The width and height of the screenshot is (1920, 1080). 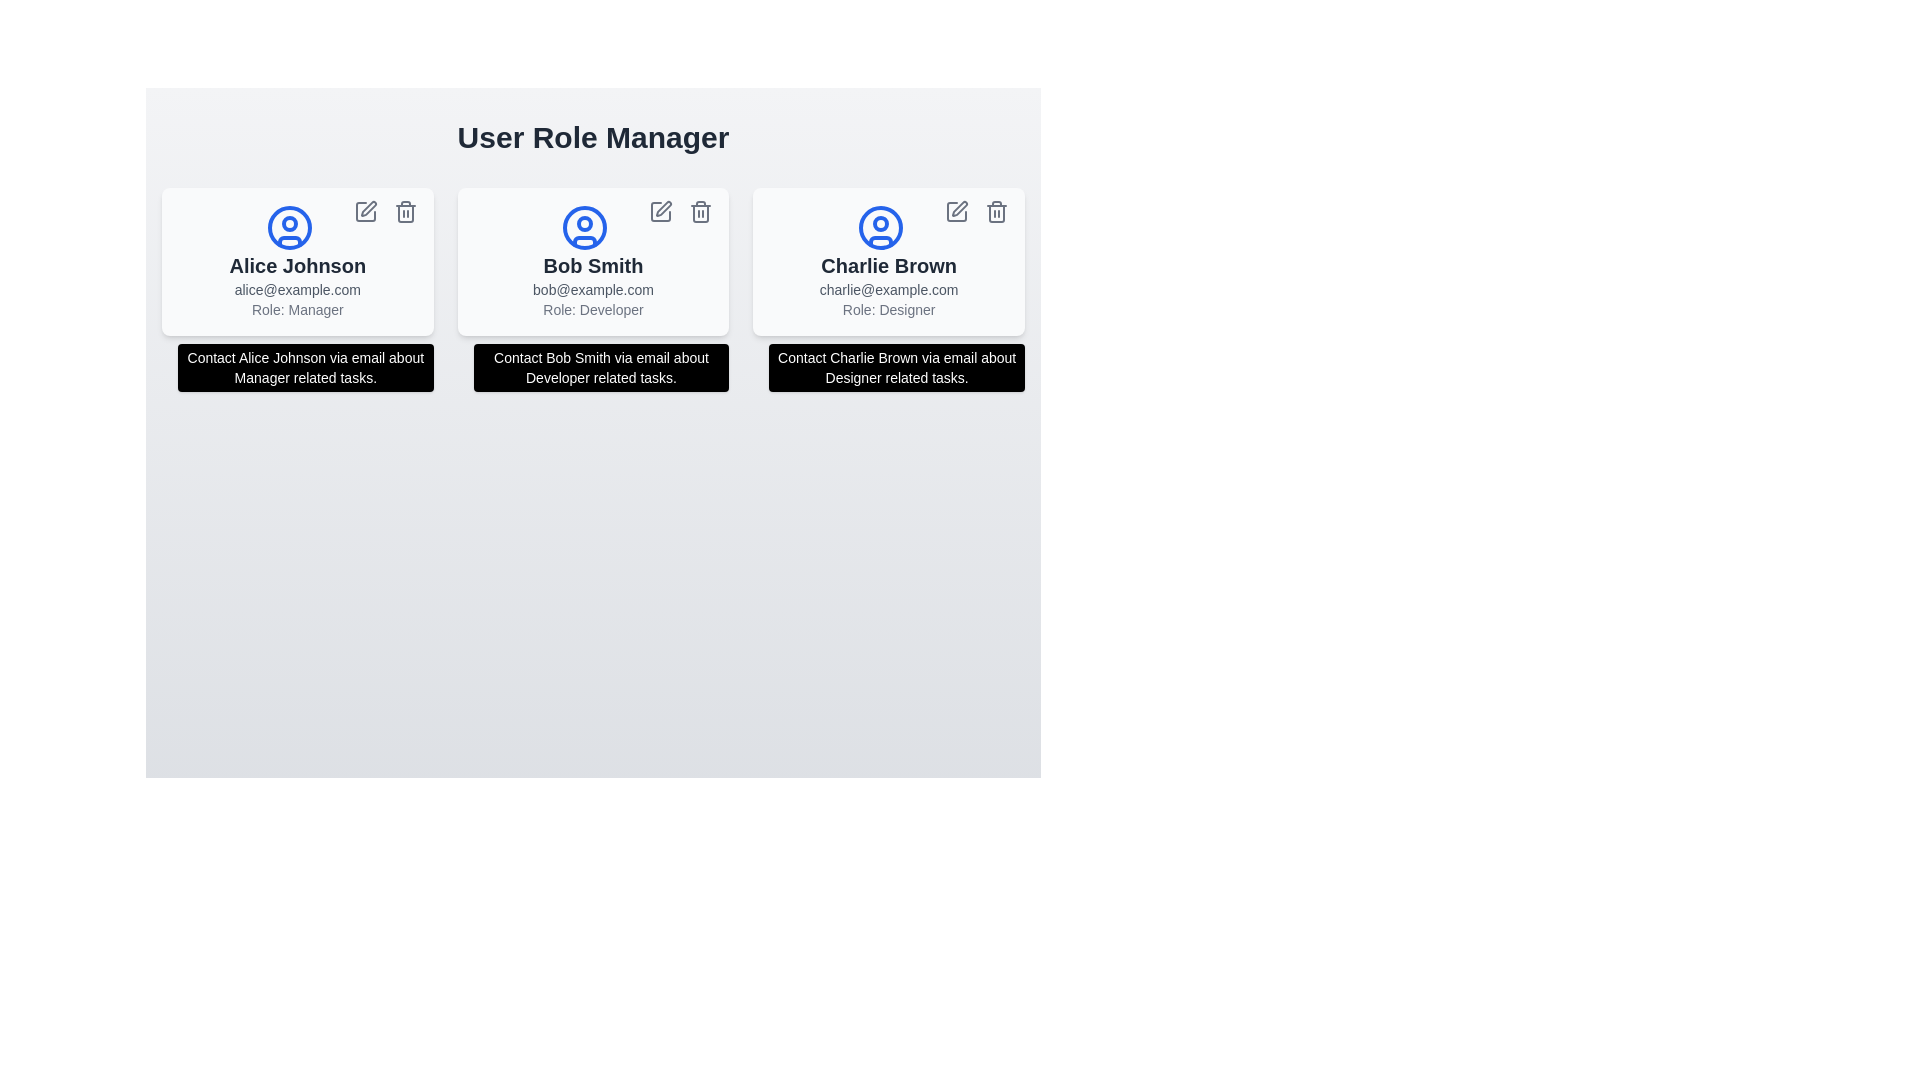 I want to click on the curved U-like line segment at the bottom of the profile icon for 'Bob Smith', which represents part of the user icon, so click(x=584, y=240).